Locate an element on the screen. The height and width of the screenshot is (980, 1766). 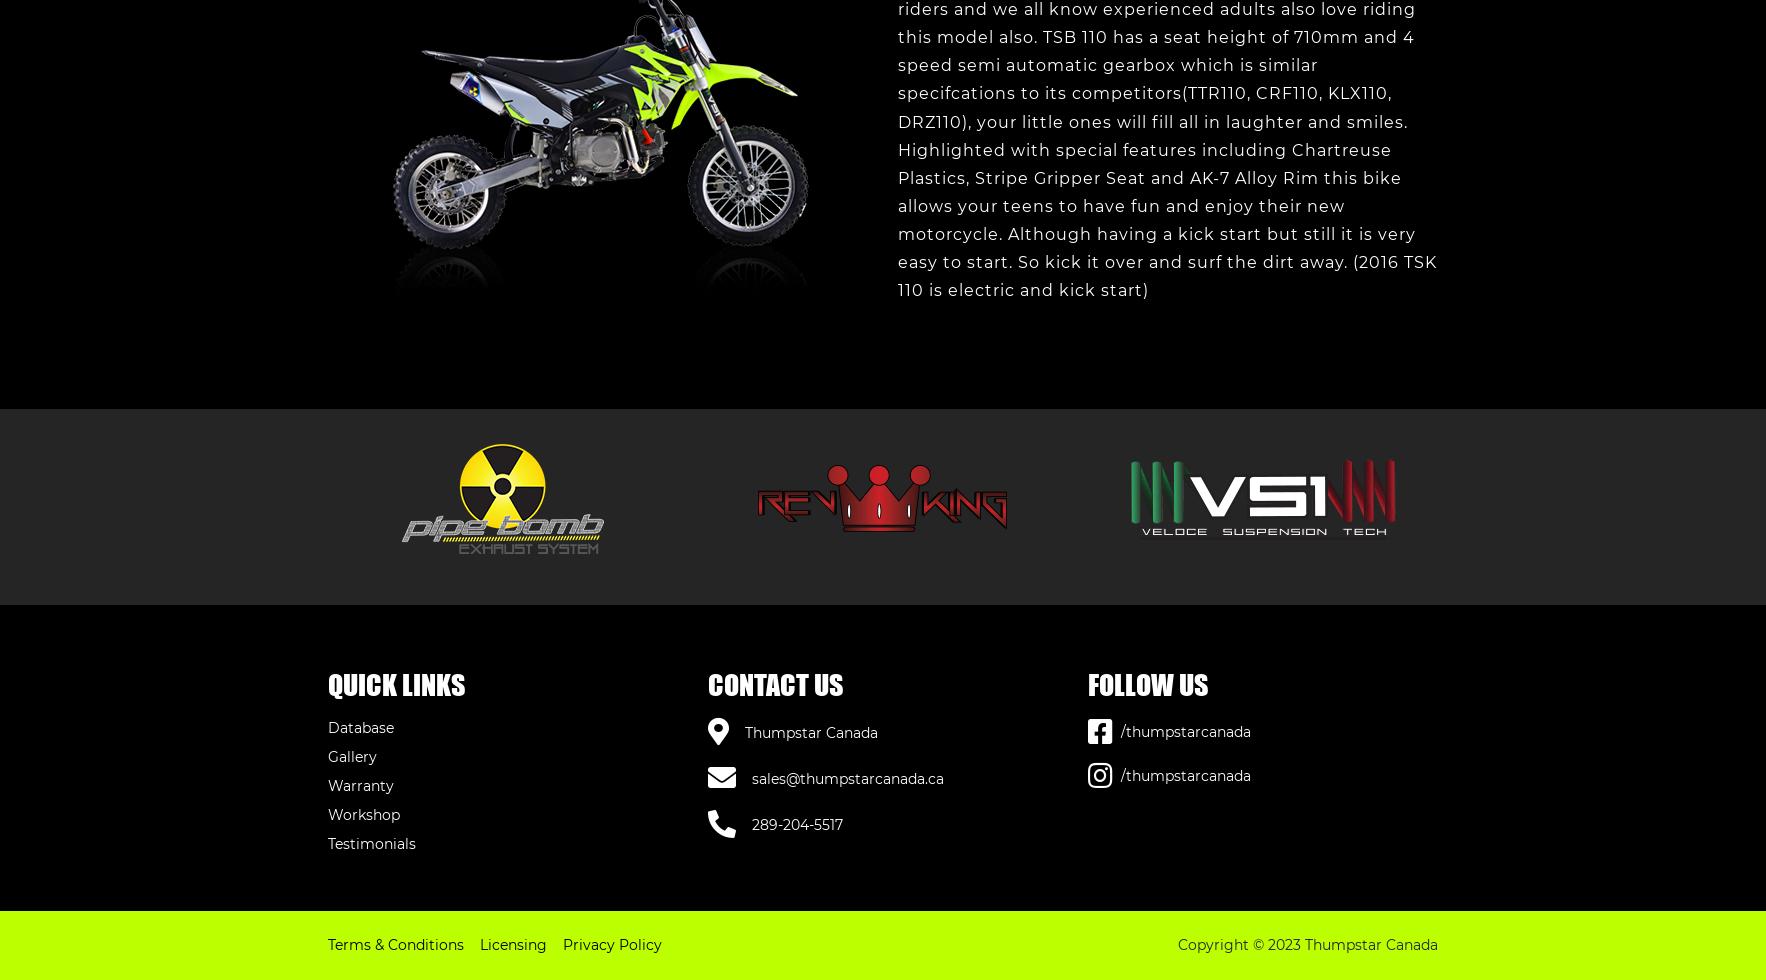
'Testimonials' is located at coordinates (370, 843).